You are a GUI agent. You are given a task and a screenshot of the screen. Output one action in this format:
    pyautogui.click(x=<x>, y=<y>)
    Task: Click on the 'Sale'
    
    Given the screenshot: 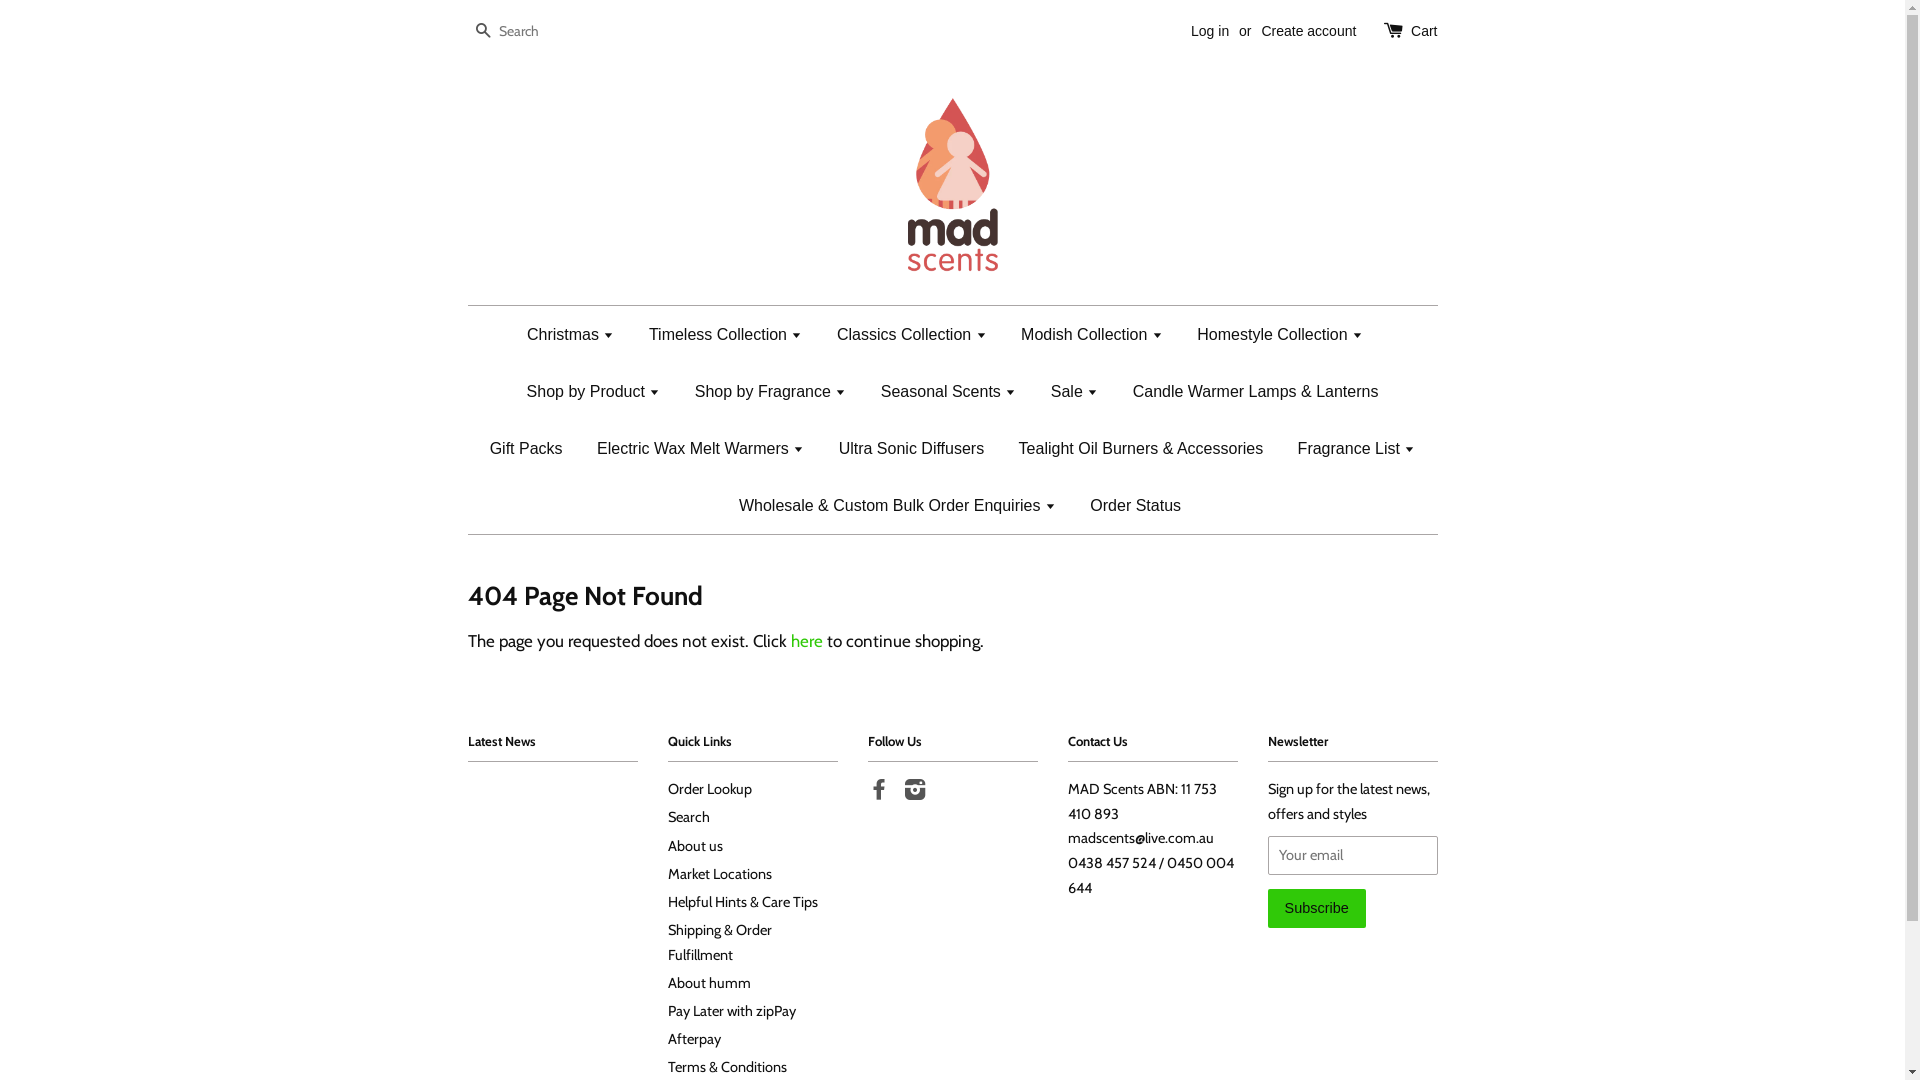 What is the action you would take?
    pyautogui.click(x=1073, y=391)
    